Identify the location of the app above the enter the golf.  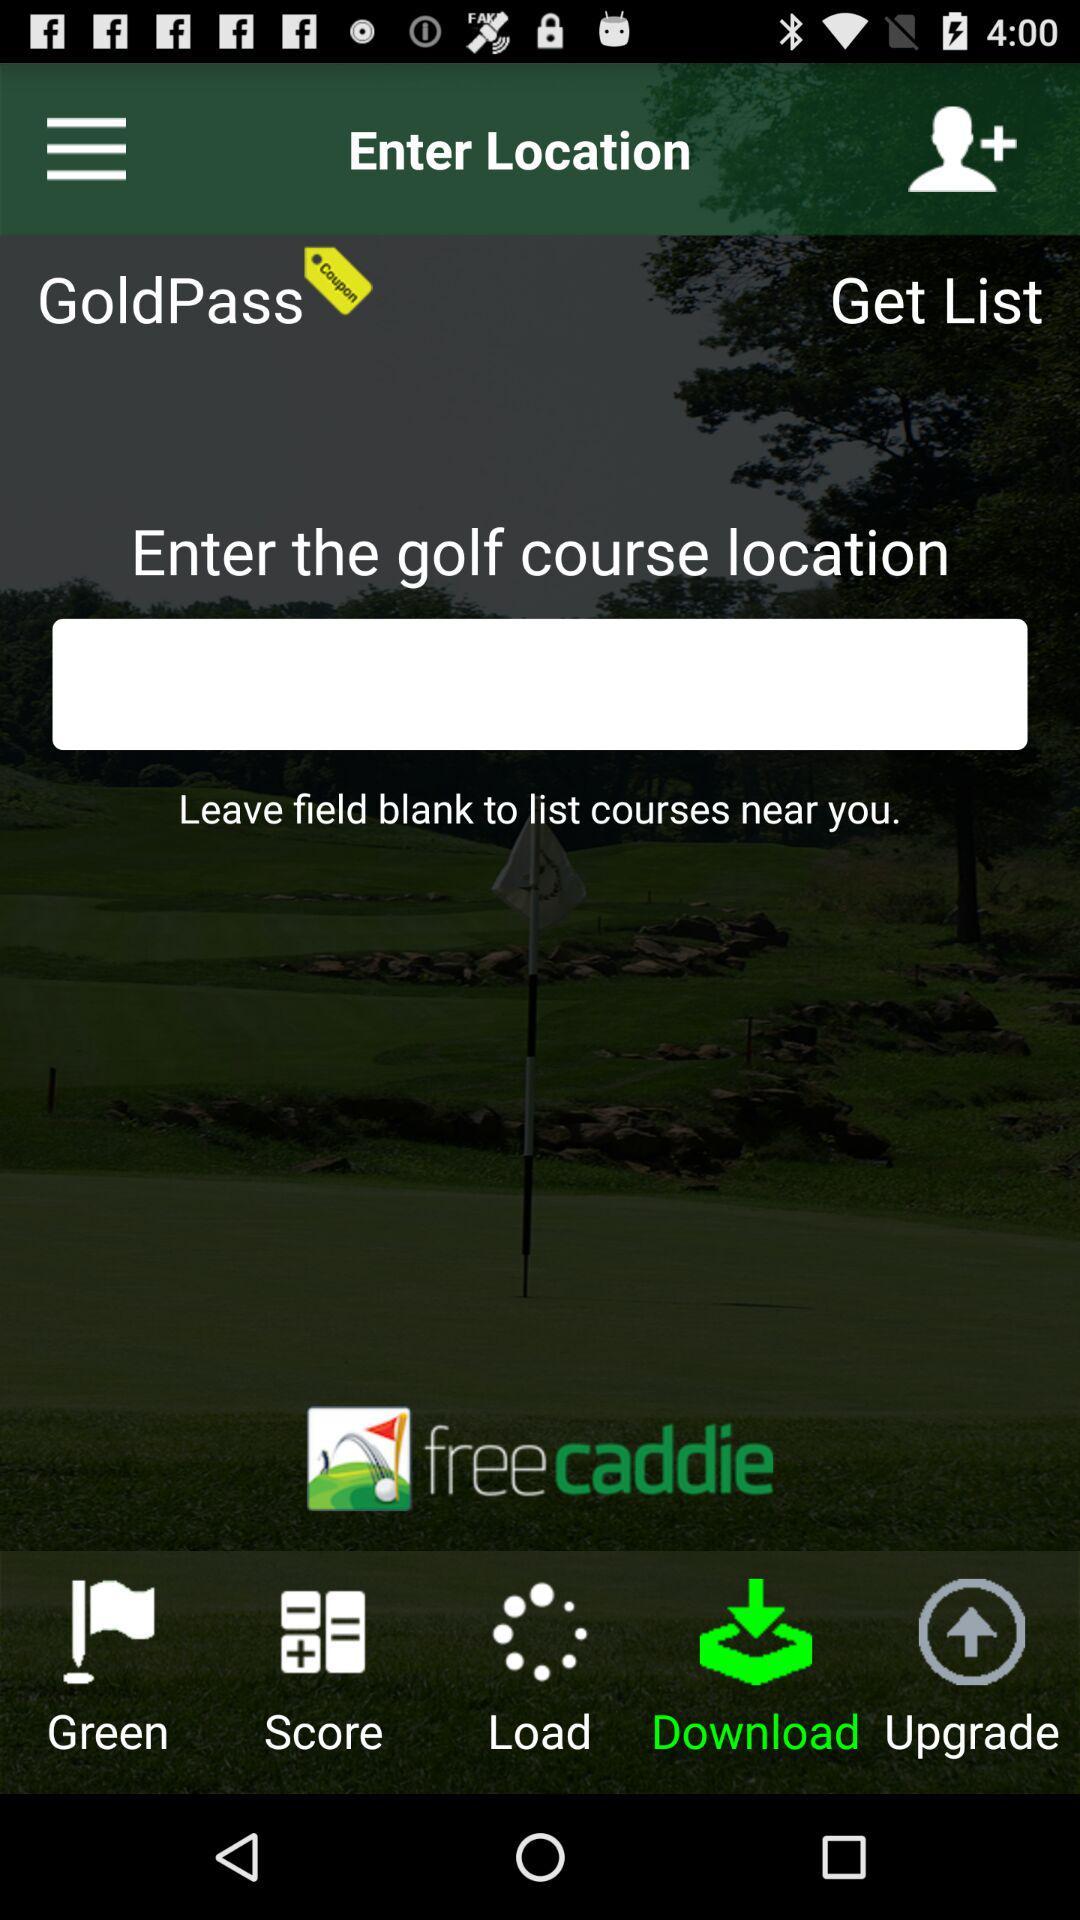
(948, 297).